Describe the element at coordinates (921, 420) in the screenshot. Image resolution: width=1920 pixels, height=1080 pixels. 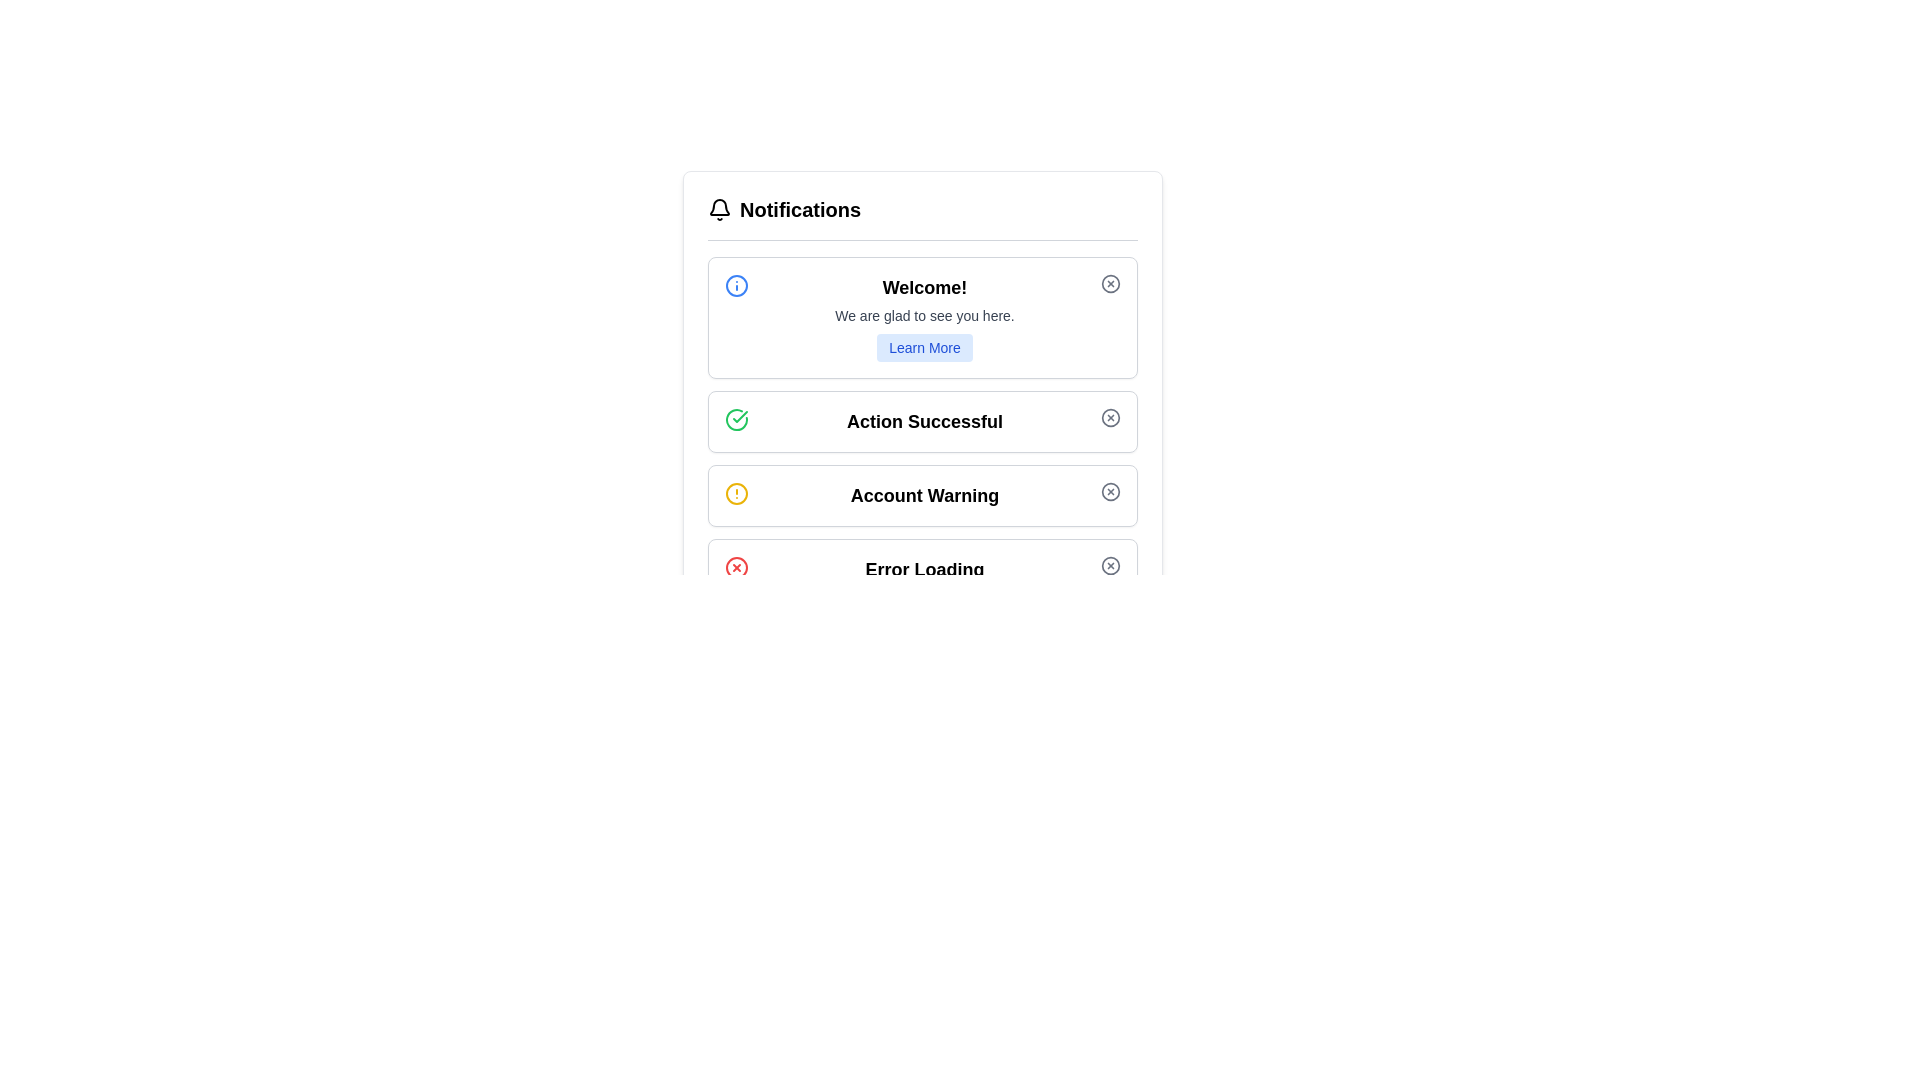
I see `the Notification Card displaying 'Action Successful' with a green checkmark icon, which is the second card in the notification list` at that location.